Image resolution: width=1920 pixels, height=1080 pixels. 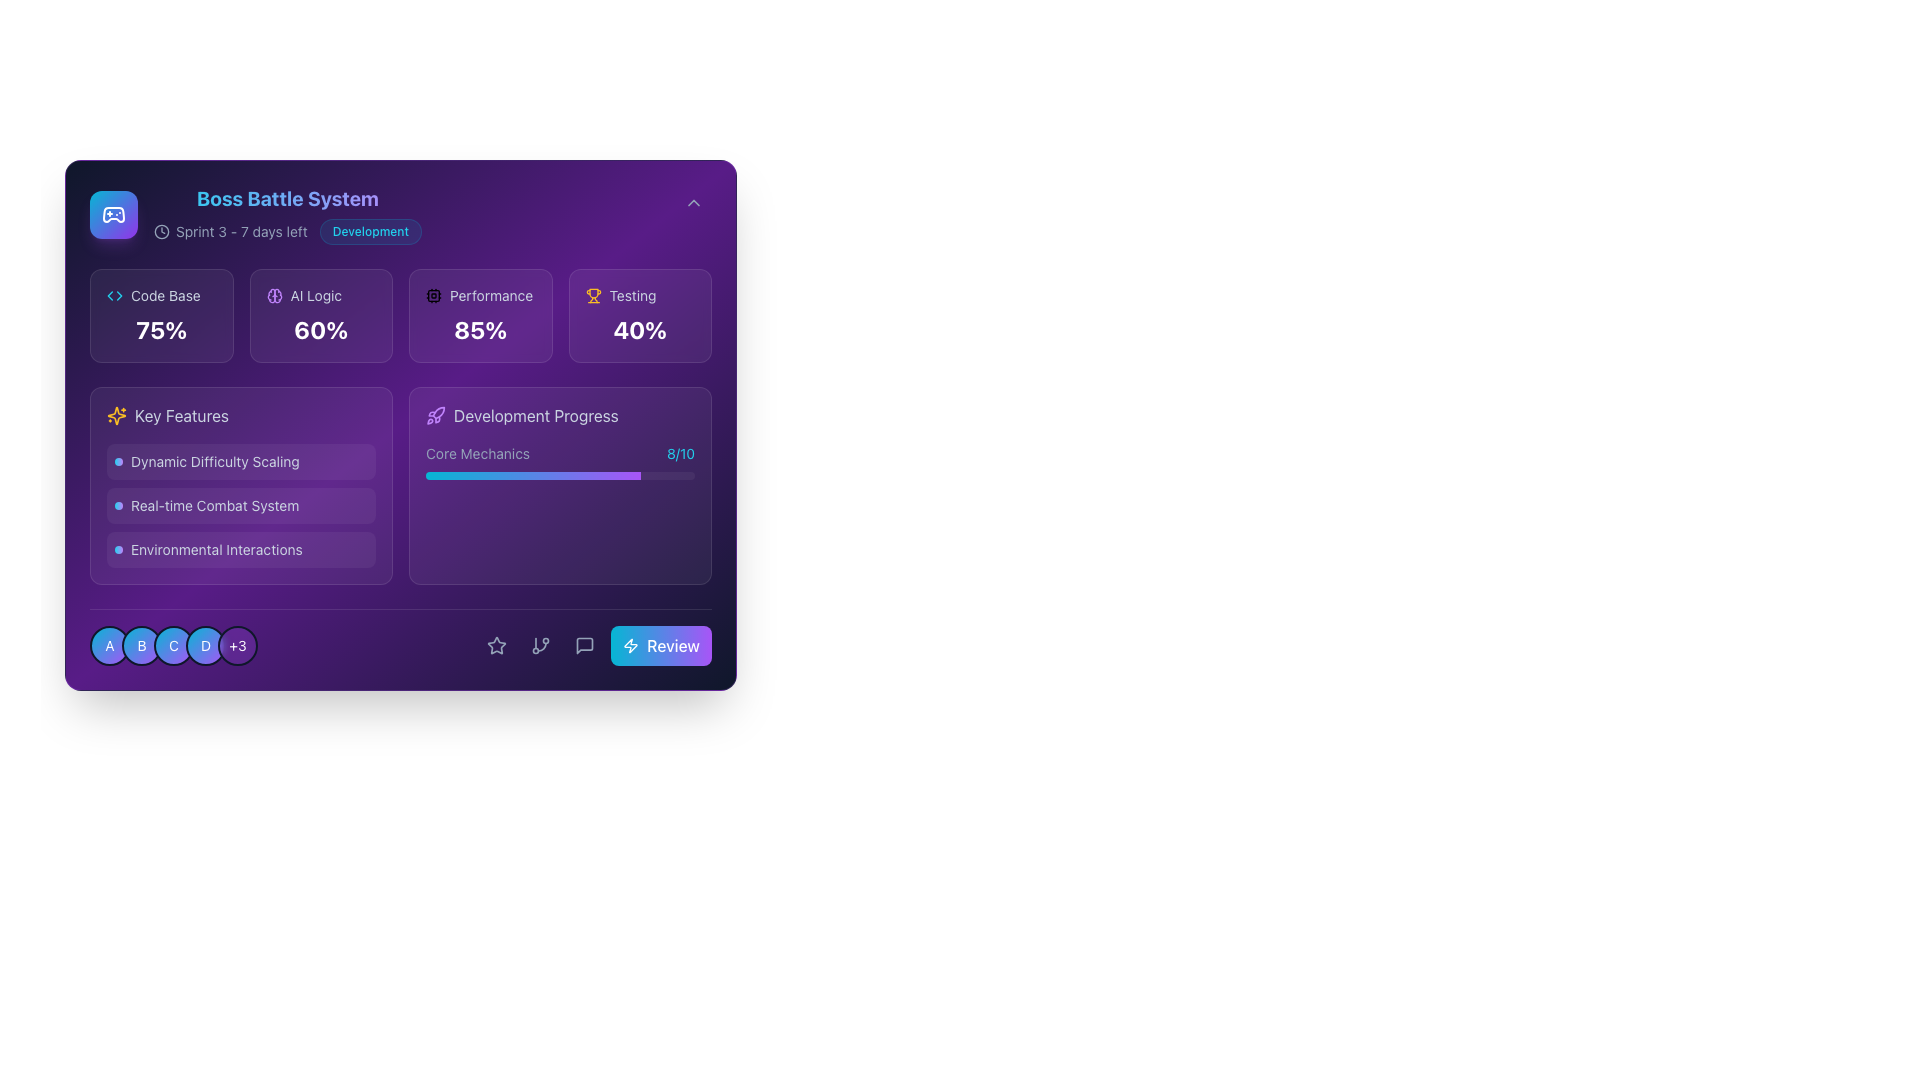 What do you see at coordinates (240, 504) in the screenshot?
I see `the 'Real-time Combat System' label with a decorative cyan to purple gradient icon, positioned centrally in the left panel under the 'Key Features' section` at bounding box center [240, 504].